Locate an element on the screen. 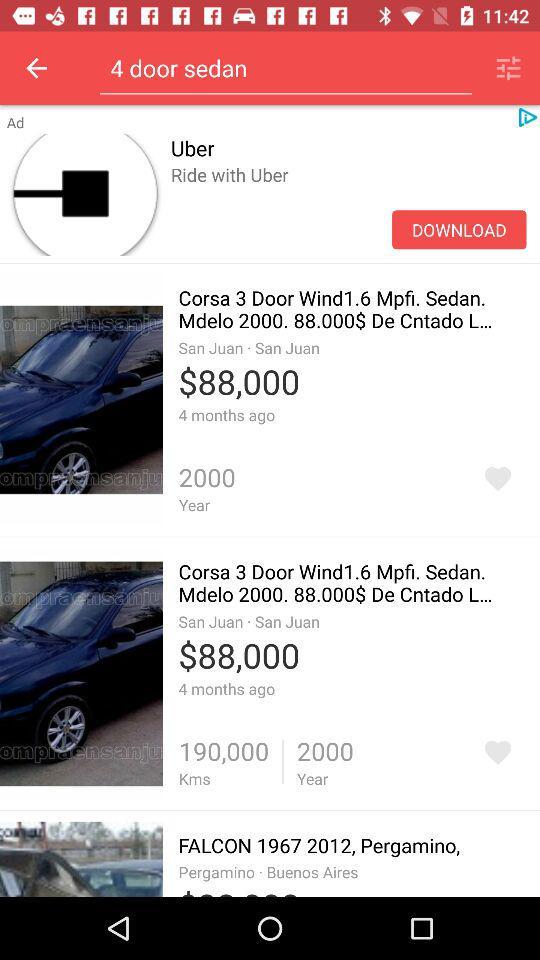 The width and height of the screenshot is (540, 960). the download item is located at coordinates (459, 229).